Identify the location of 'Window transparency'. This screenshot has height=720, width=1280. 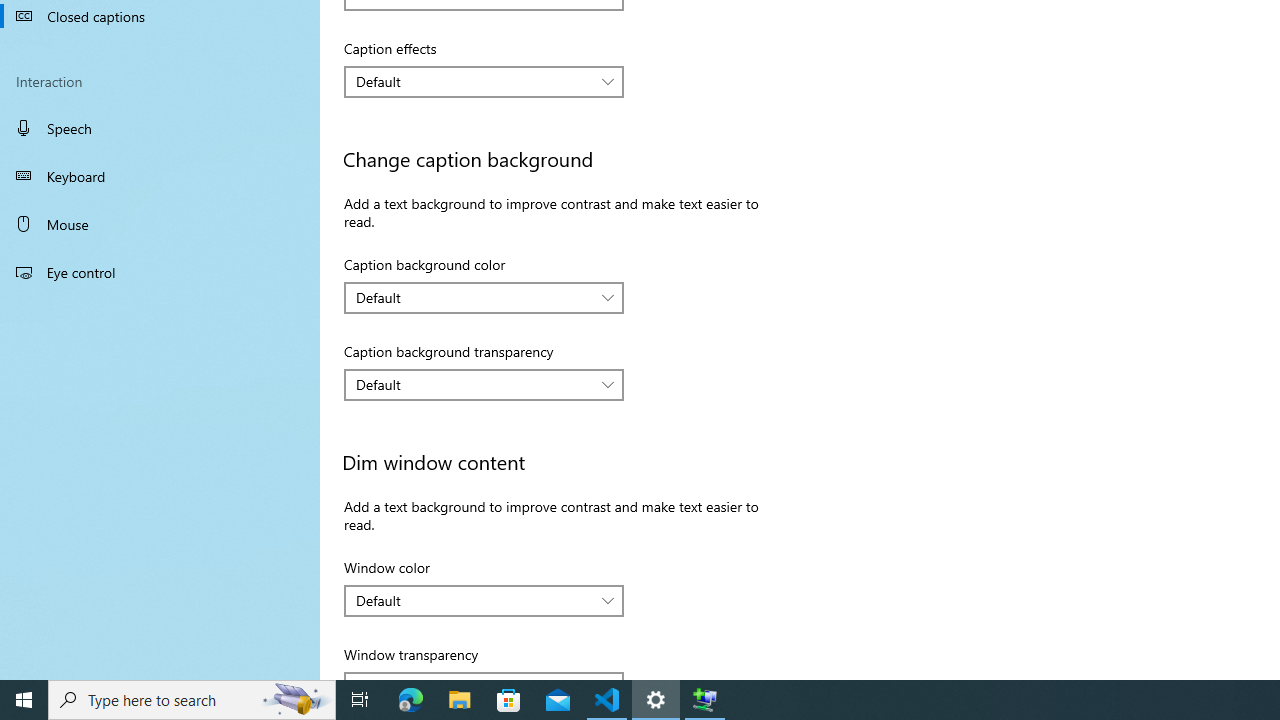
(484, 675).